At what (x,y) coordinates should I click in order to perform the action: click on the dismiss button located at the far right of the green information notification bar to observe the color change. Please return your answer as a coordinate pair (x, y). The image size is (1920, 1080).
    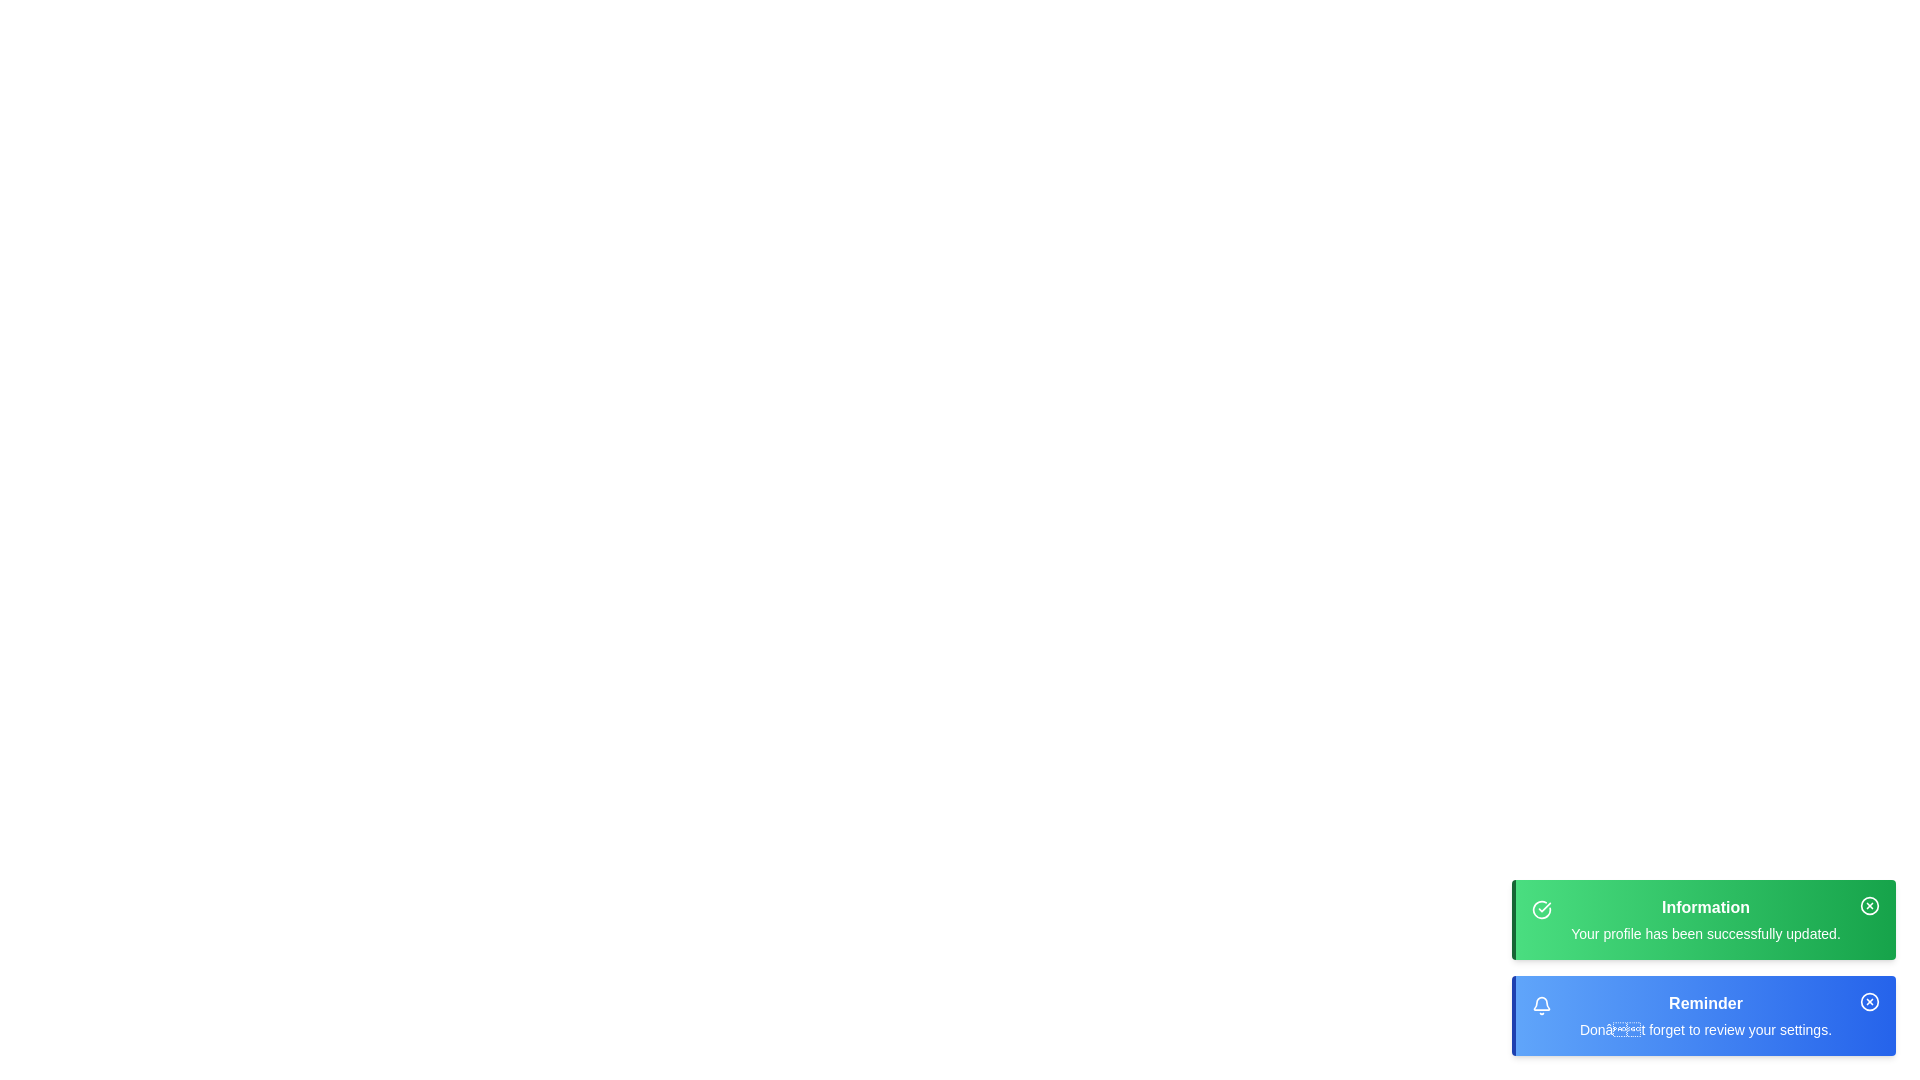
    Looking at the image, I should click on (1869, 906).